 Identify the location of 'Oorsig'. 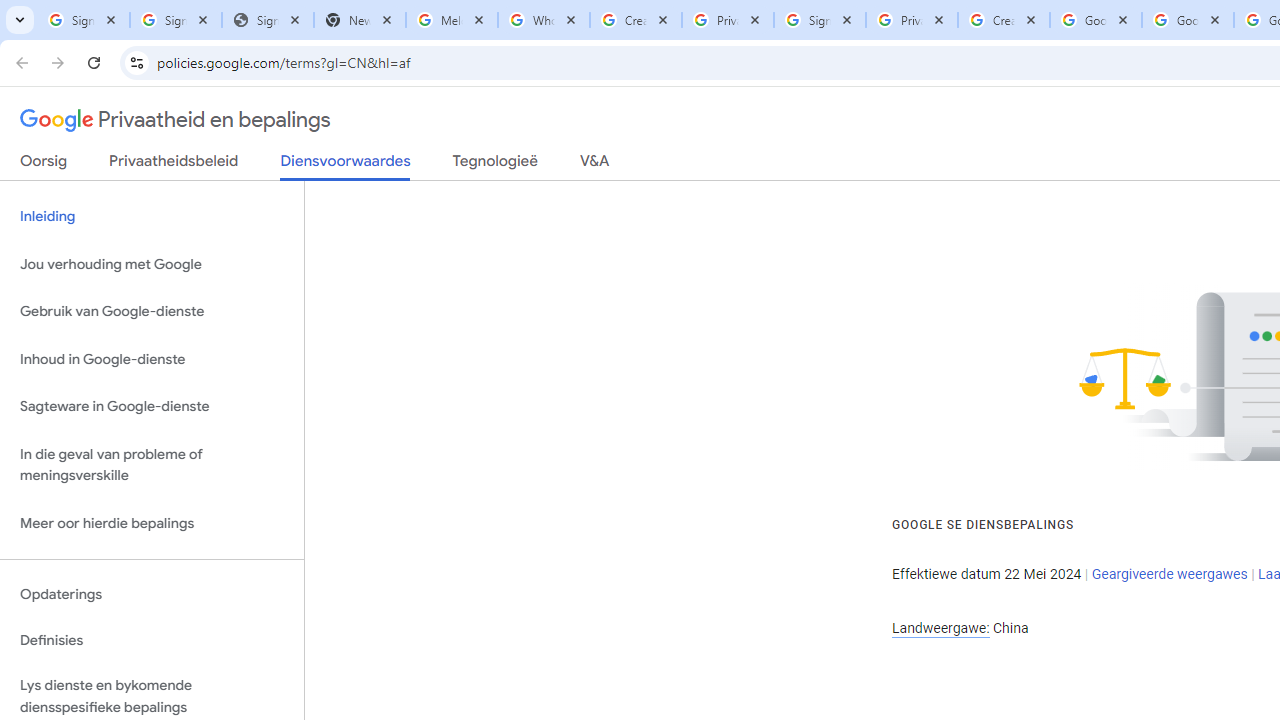
(44, 164).